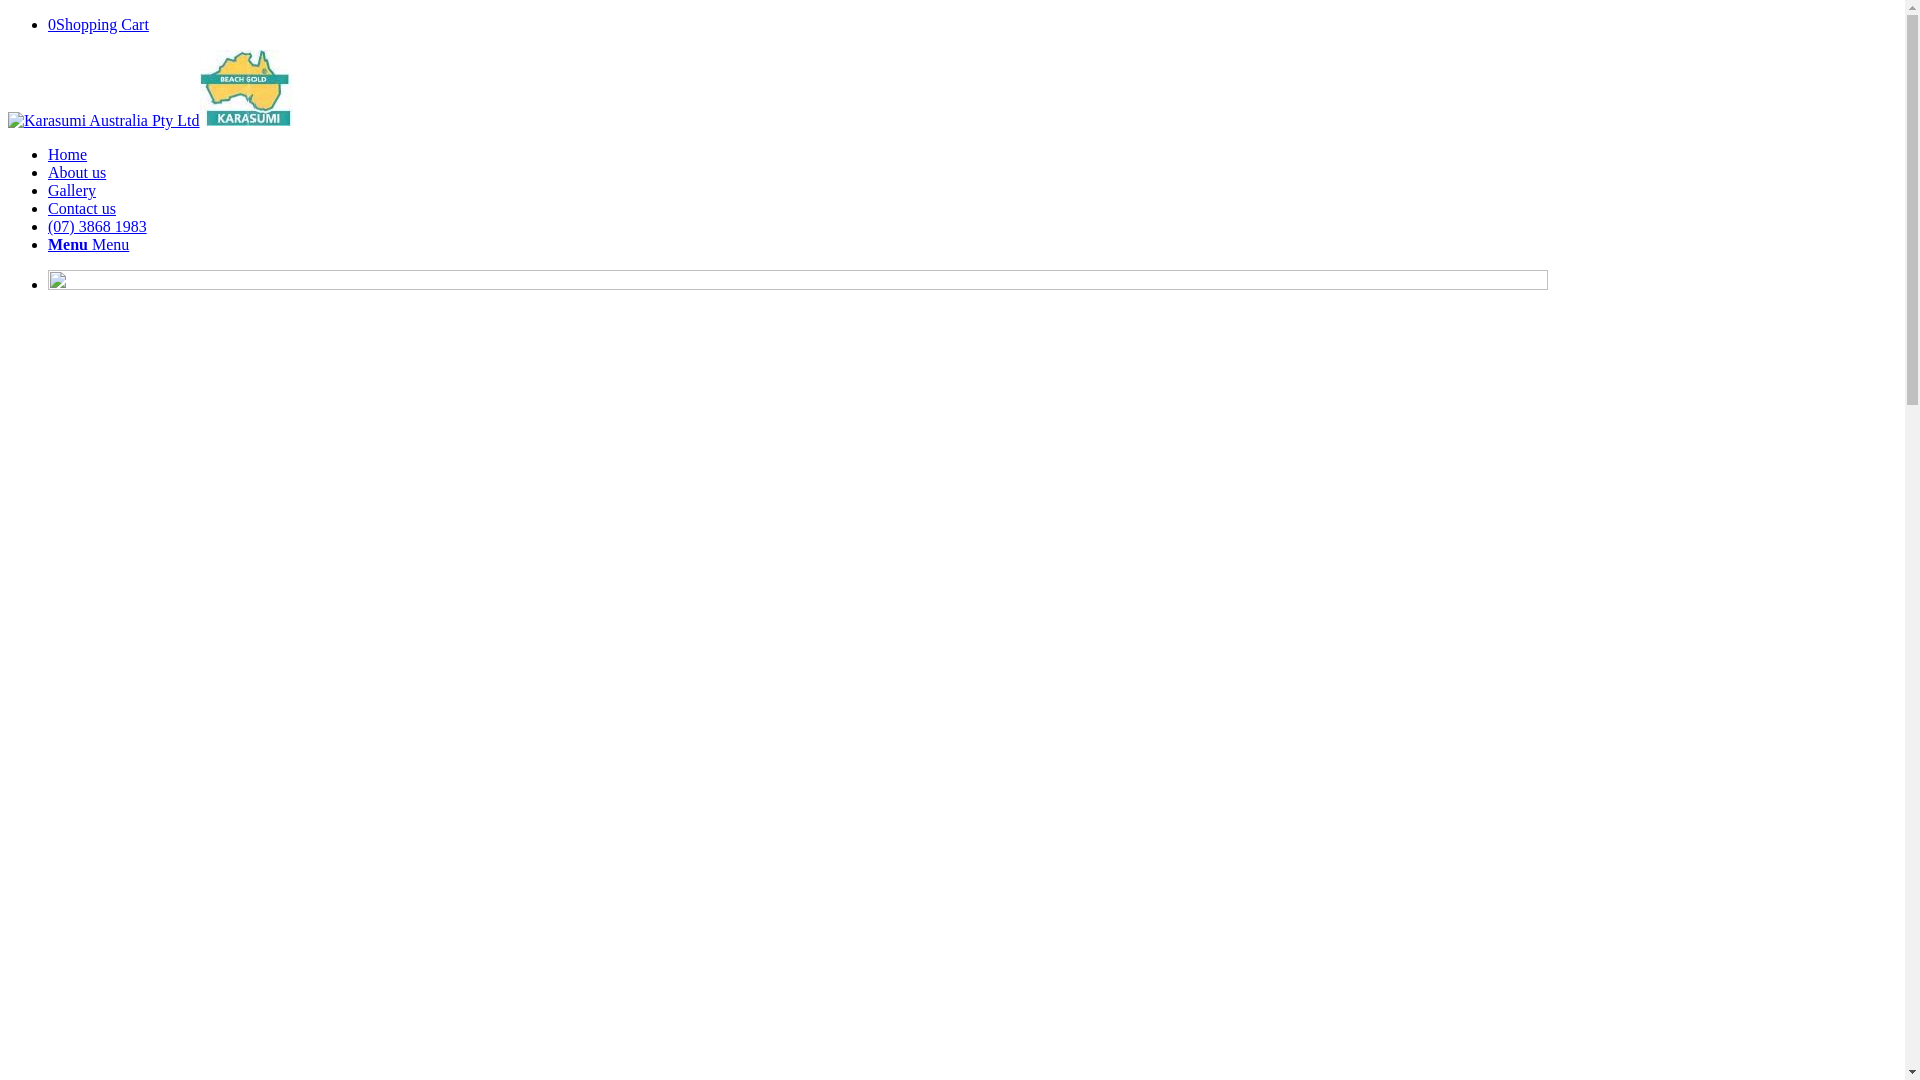  Describe the element at coordinates (80, 208) in the screenshot. I see `'Contact us'` at that location.